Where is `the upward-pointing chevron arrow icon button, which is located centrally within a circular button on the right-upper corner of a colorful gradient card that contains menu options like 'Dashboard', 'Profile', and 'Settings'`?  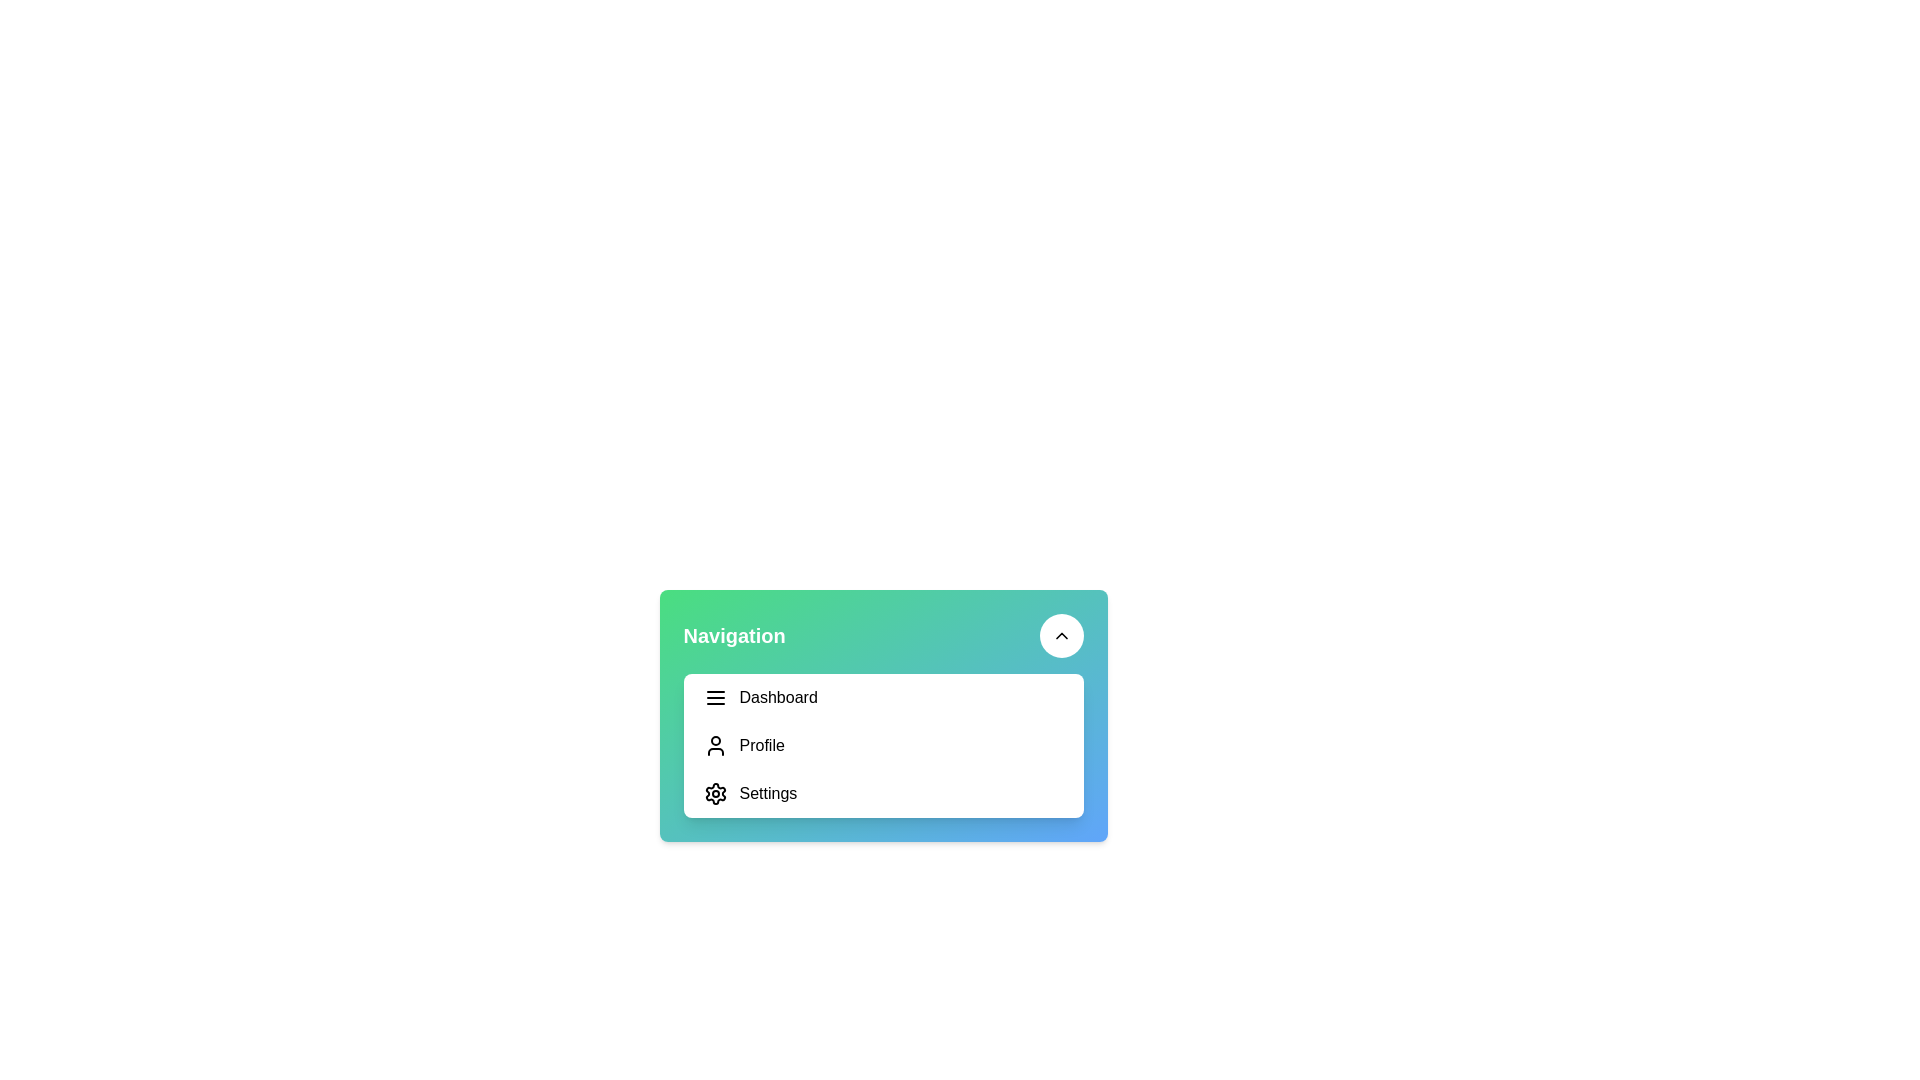
the upward-pointing chevron arrow icon button, which is located centrally within a circular button on the right-upper corner of a colorful gradient card that contains menu options like 'Dashboard', 'Profile', and 'Settings' is located at coordinates (1060, 636).